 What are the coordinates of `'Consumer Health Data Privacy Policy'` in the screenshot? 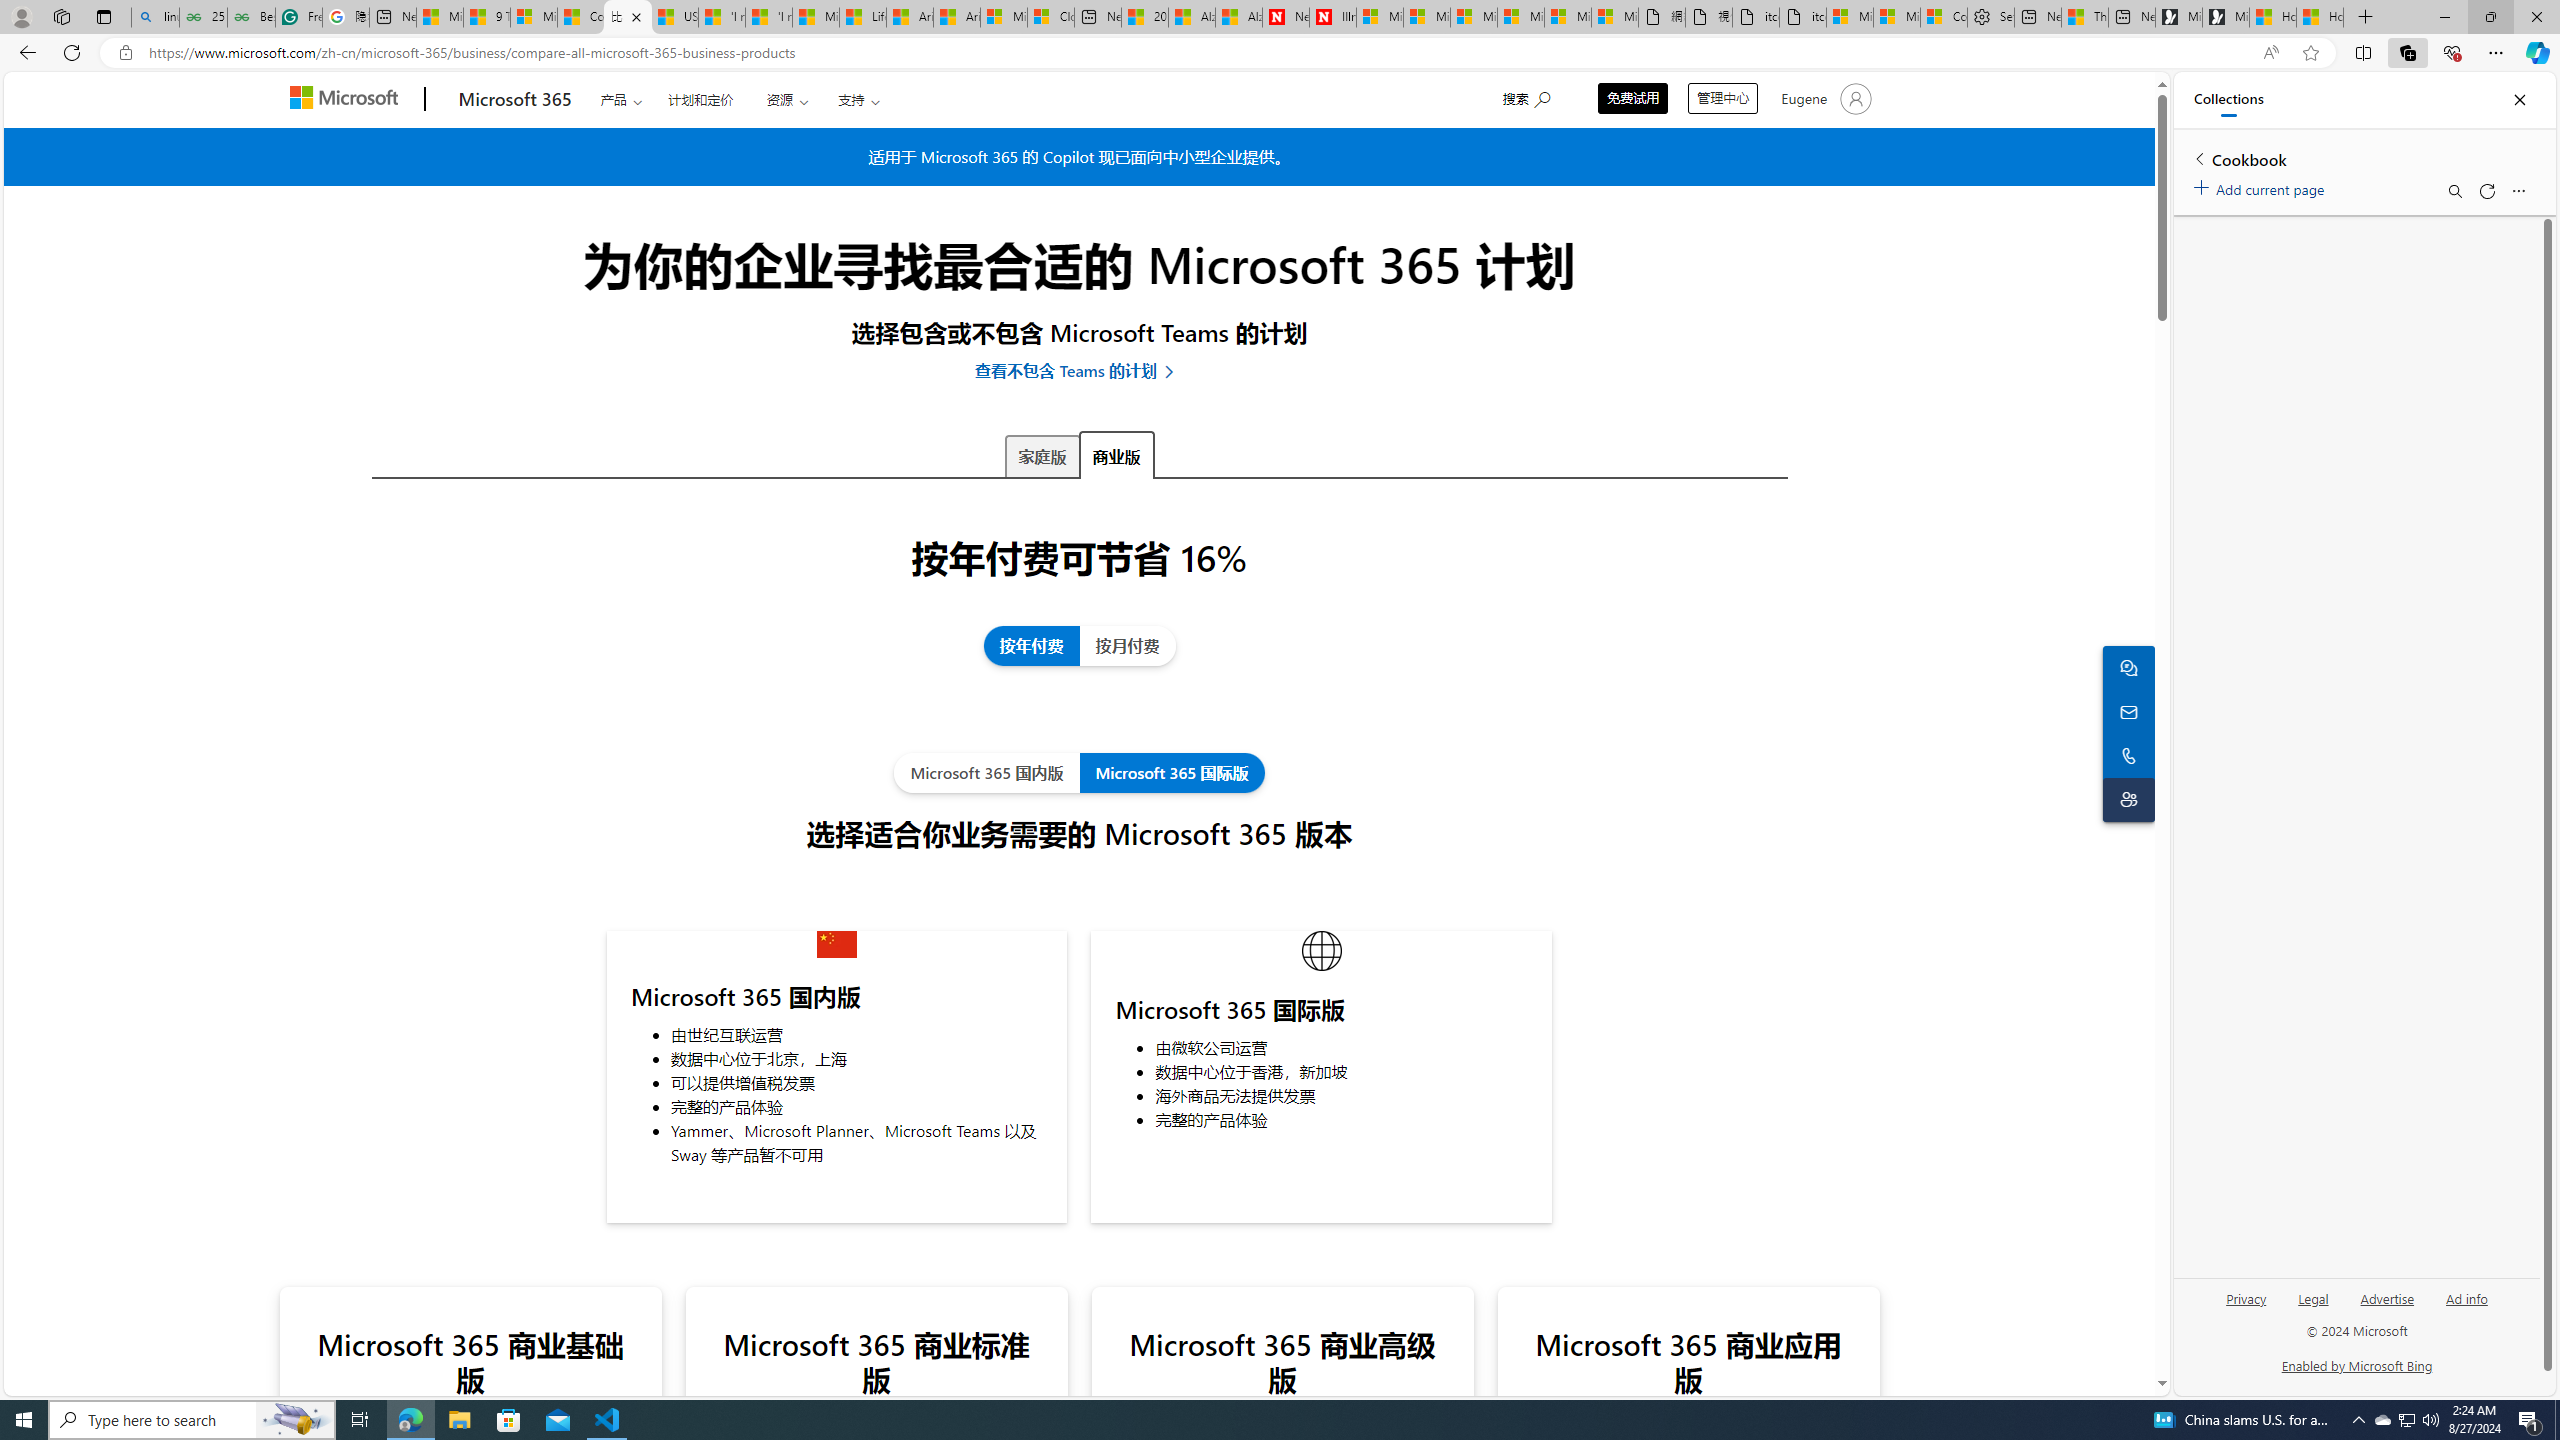 It's located at (1944, 16).